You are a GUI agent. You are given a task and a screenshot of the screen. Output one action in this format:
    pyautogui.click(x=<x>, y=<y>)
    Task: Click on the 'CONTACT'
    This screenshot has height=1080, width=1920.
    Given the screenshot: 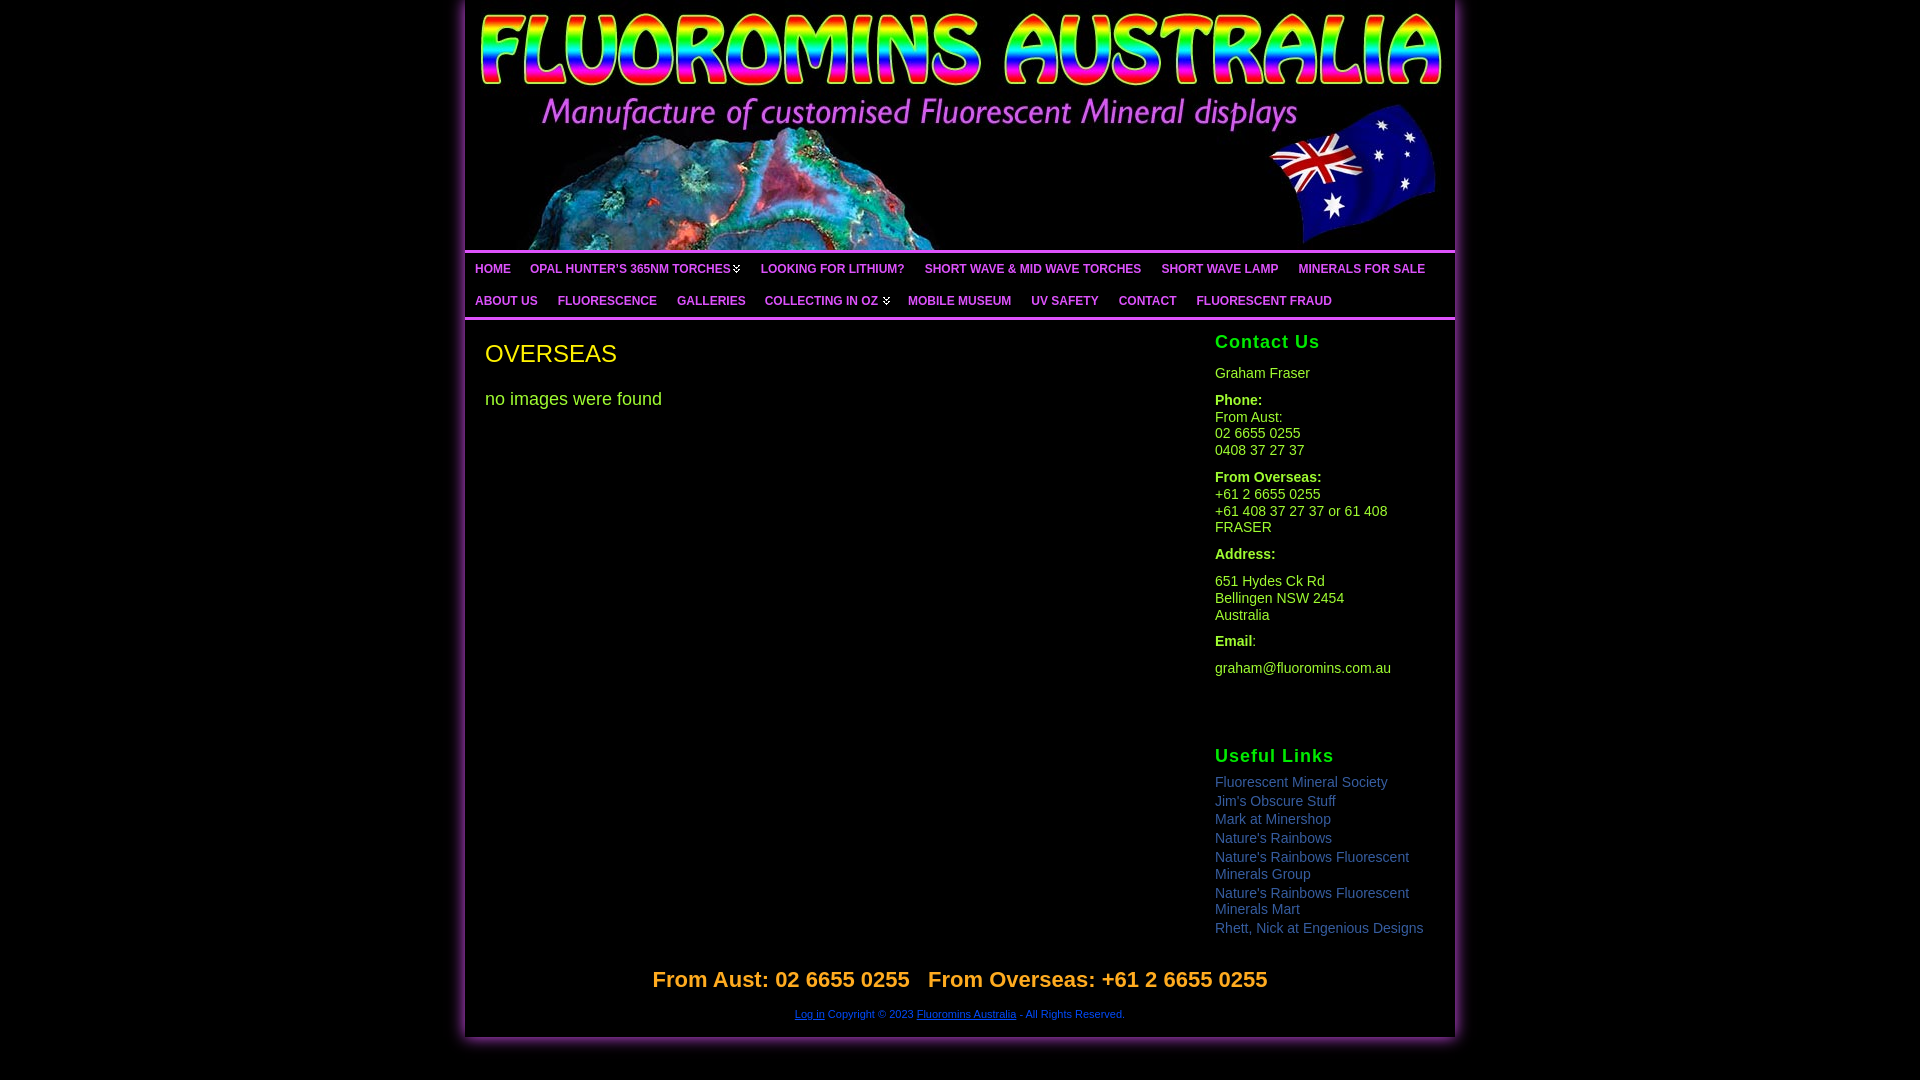 What is the action you would take?
    pyautogui.click(x=1147, y=300)
    